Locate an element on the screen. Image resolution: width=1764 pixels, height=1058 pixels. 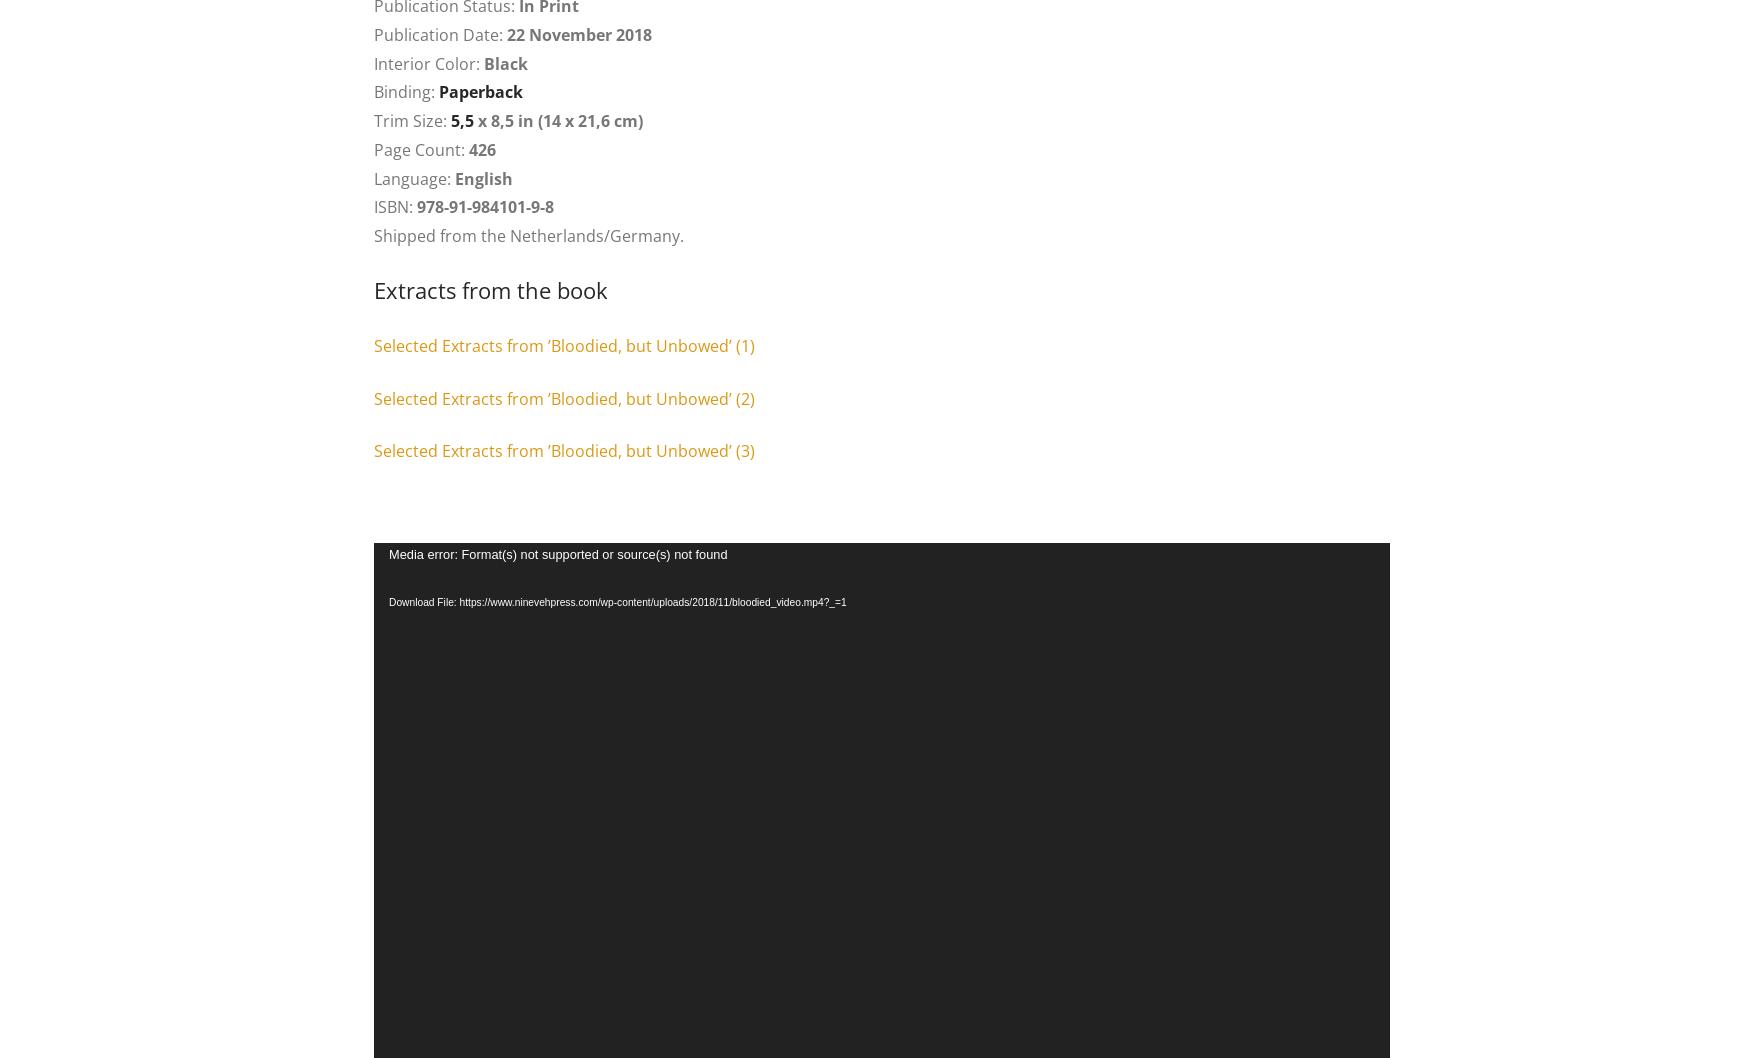
'Shipped from the Netherlands/Germany.' is located at coordinates (529, 236).